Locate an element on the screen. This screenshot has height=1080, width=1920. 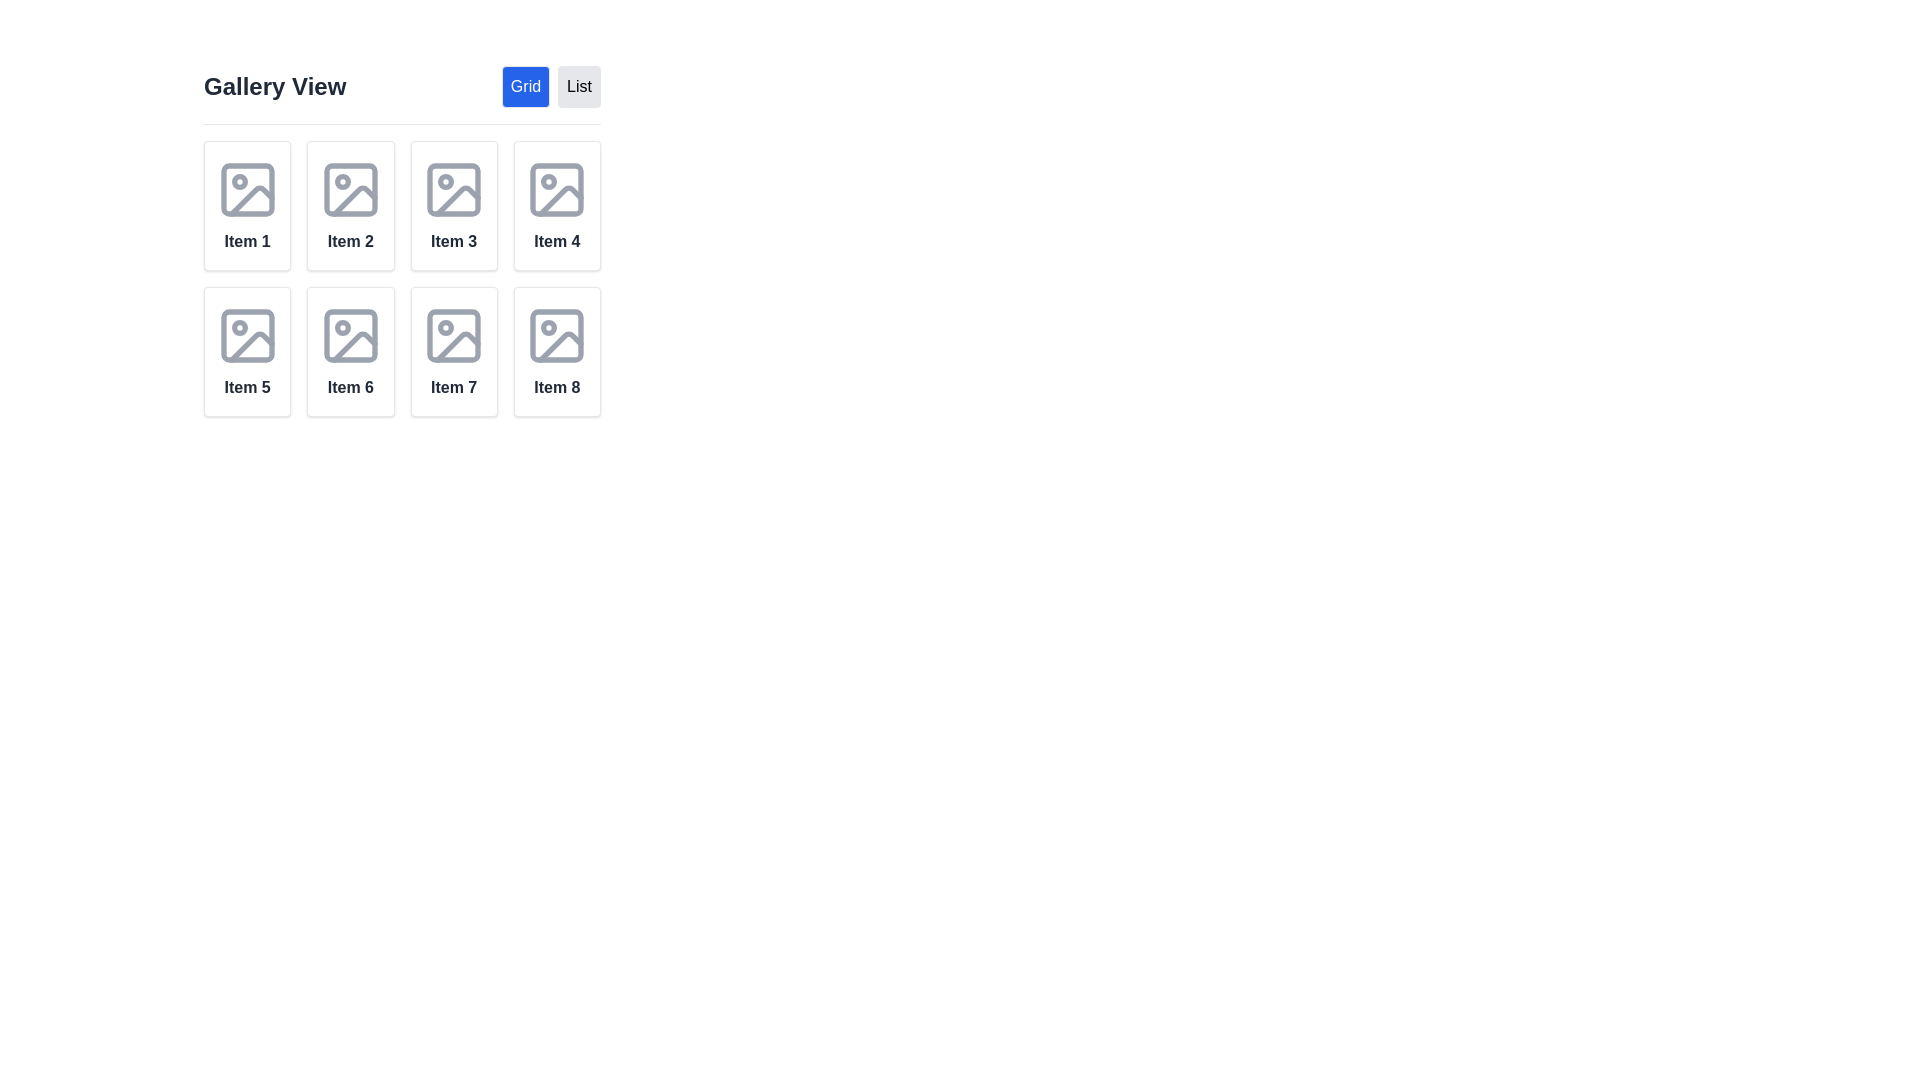
the Image Icon representing 'Item 1' in the top-left corner of the grid layout is located at coordinates (246, 189).